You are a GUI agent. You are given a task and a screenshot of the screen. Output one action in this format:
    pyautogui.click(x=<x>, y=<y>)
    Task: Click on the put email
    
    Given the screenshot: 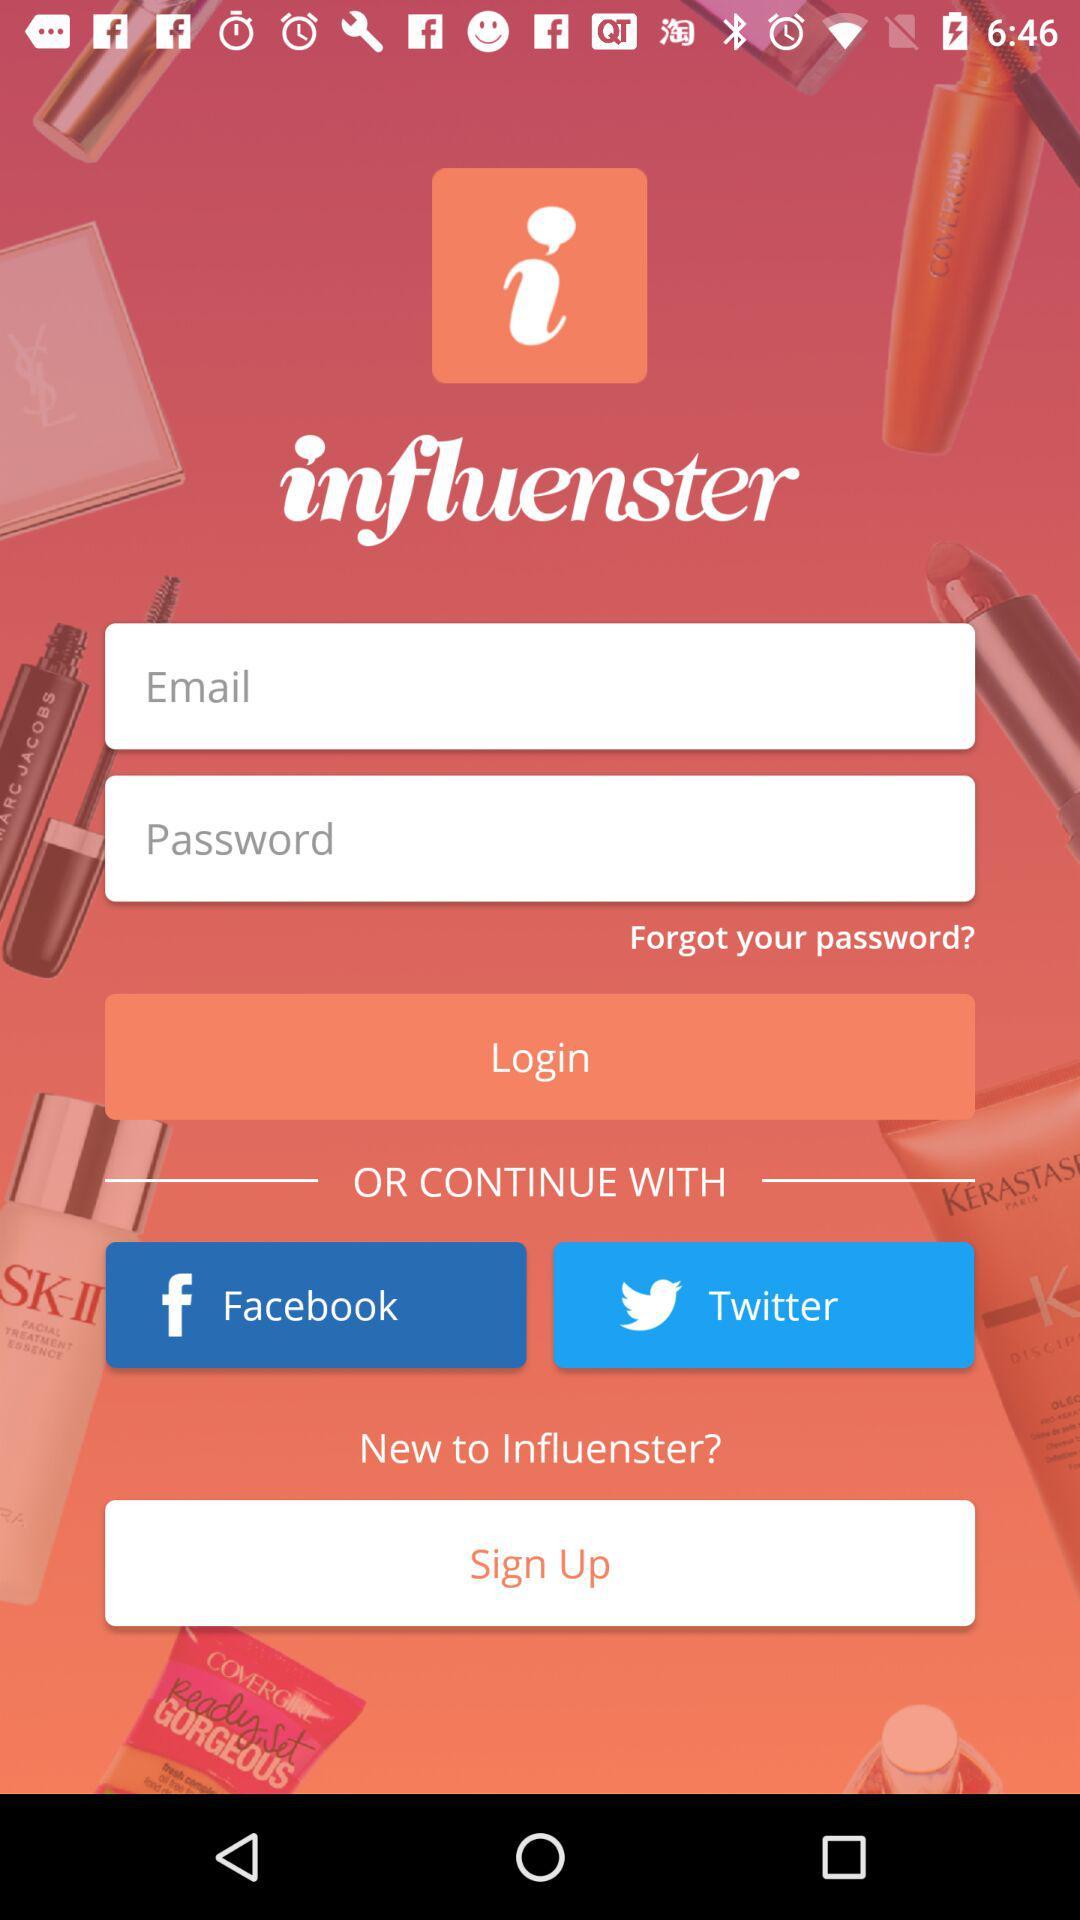 What is the action you would take?
    pyautogui.click(x=540, y=686)
    